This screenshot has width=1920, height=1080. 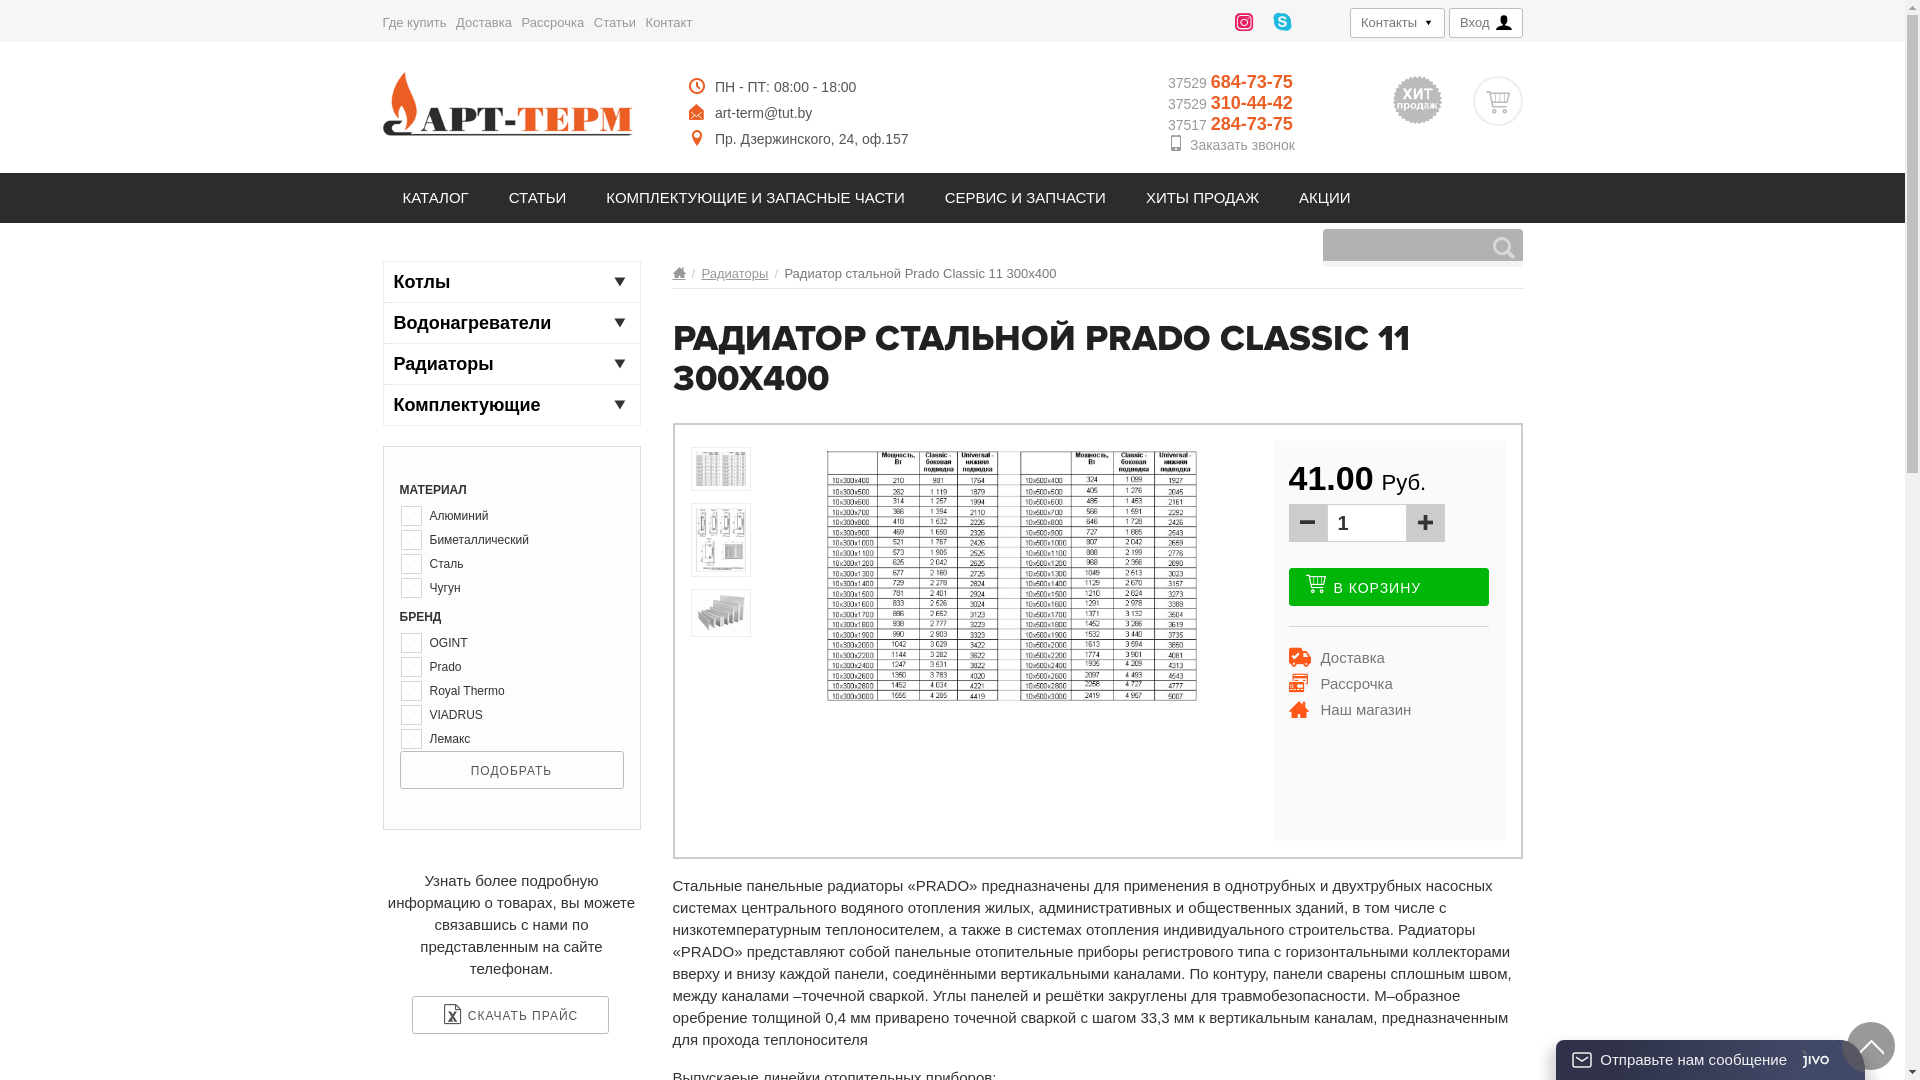 I want to click on '37529 310-44-42', so click(x=1230, y=103).